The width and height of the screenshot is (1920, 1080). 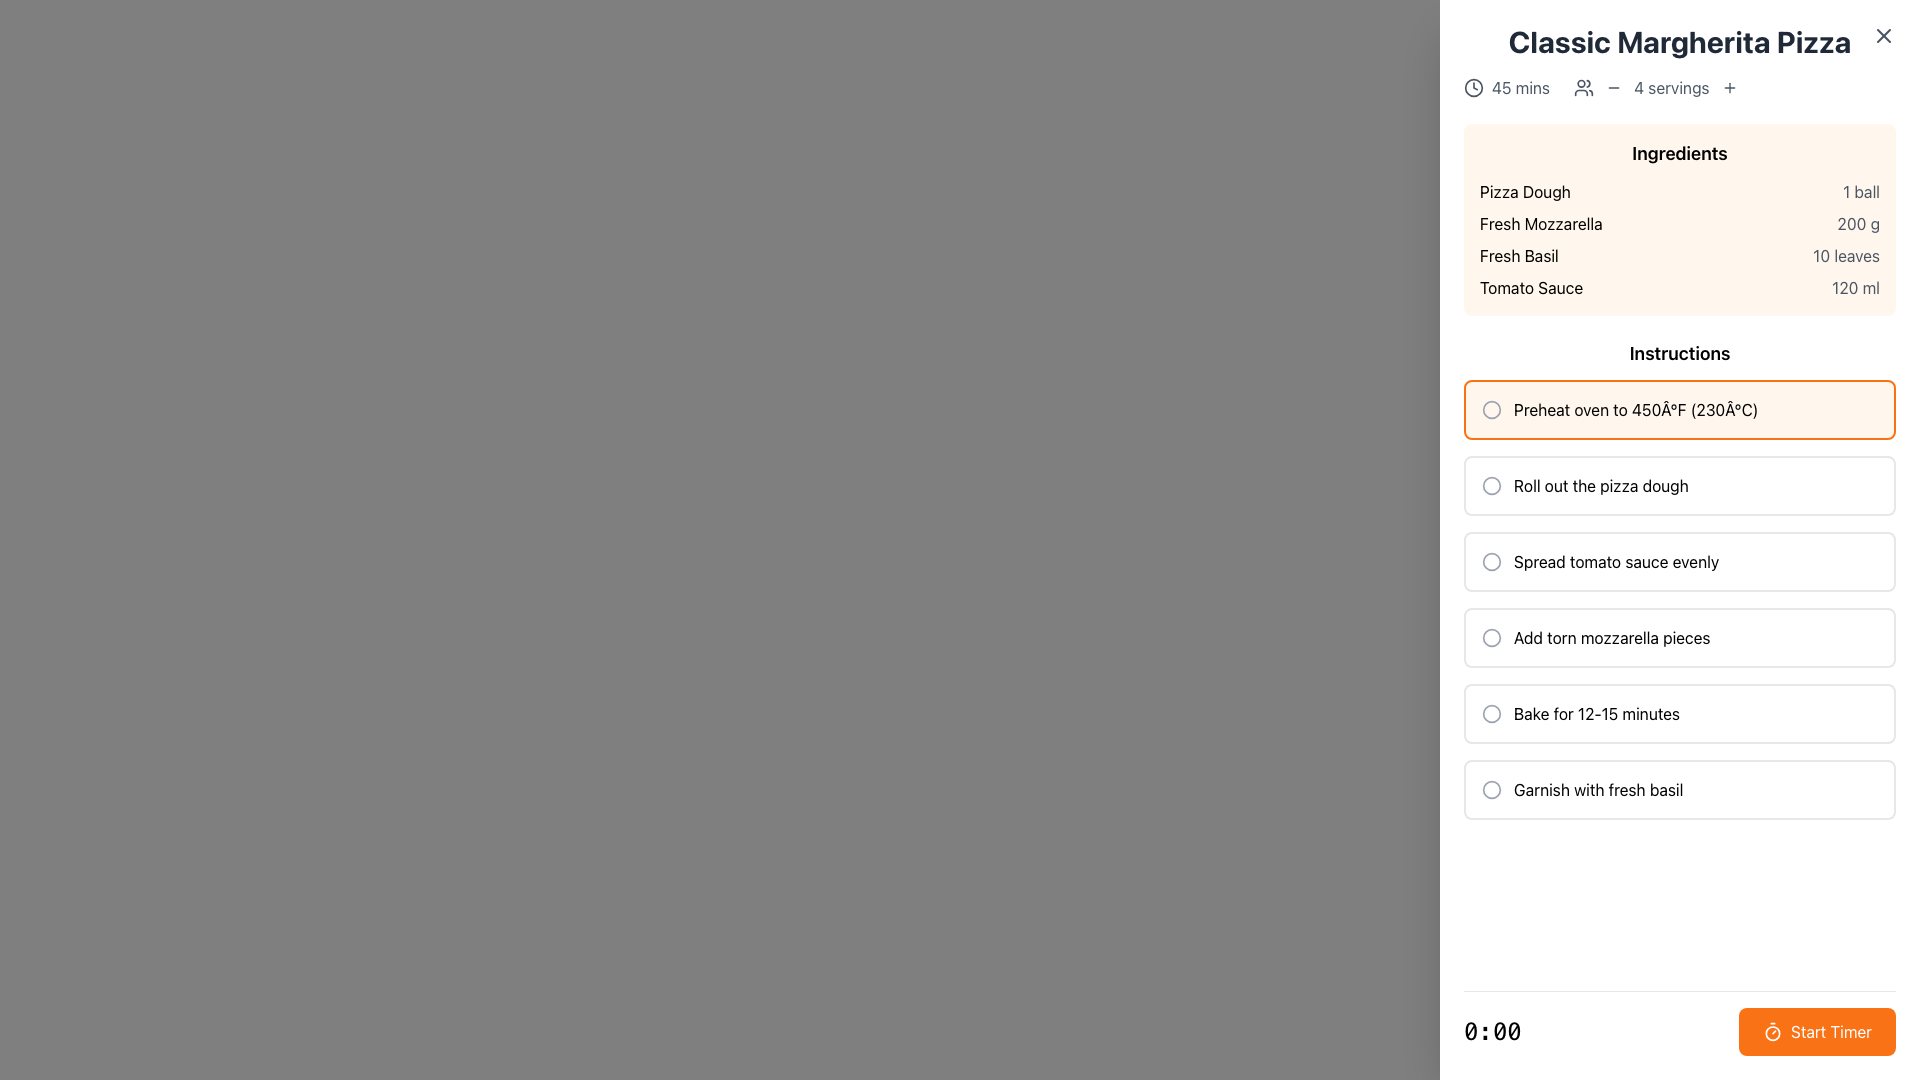 I want to click on the first button in the horizontal row that decreases the serving count next to the '4 servings' label, so click(x=1614, y=87).